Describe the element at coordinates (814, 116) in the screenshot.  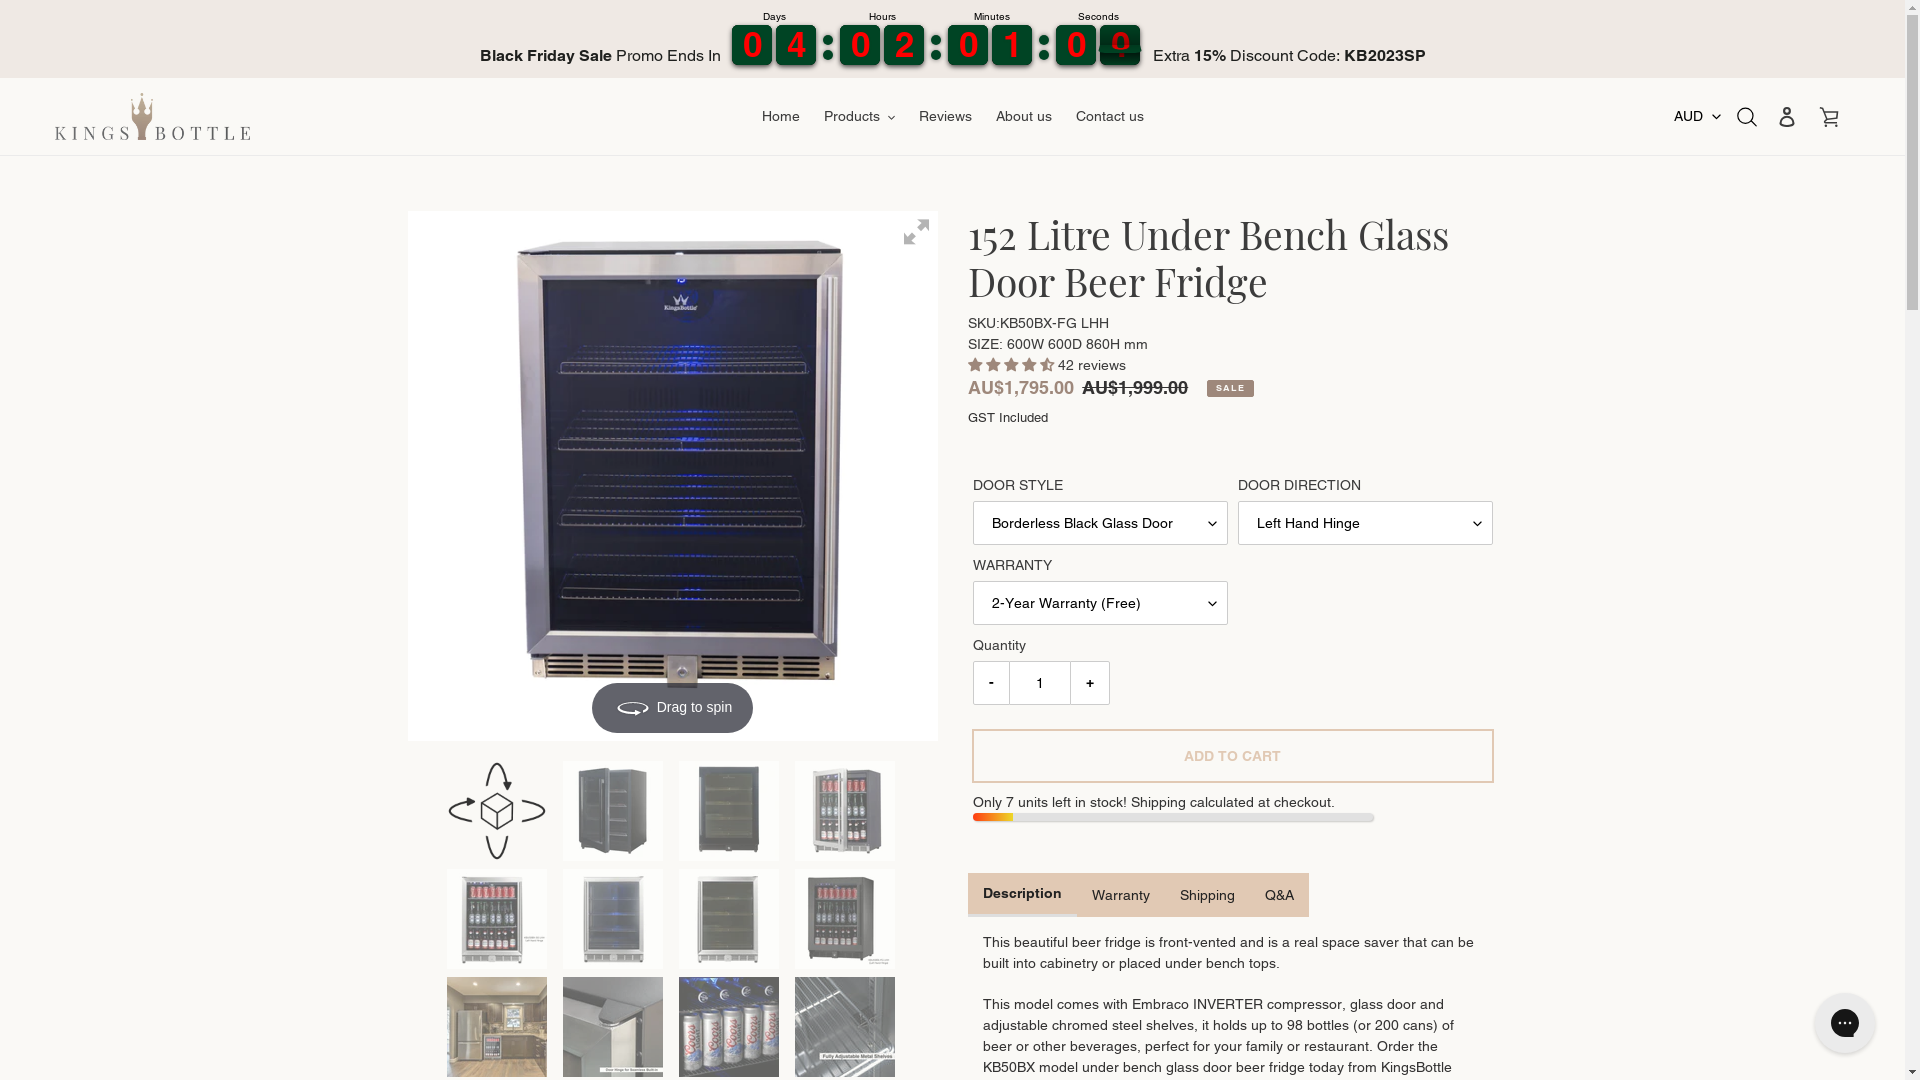
I see `'Products'` at that location.